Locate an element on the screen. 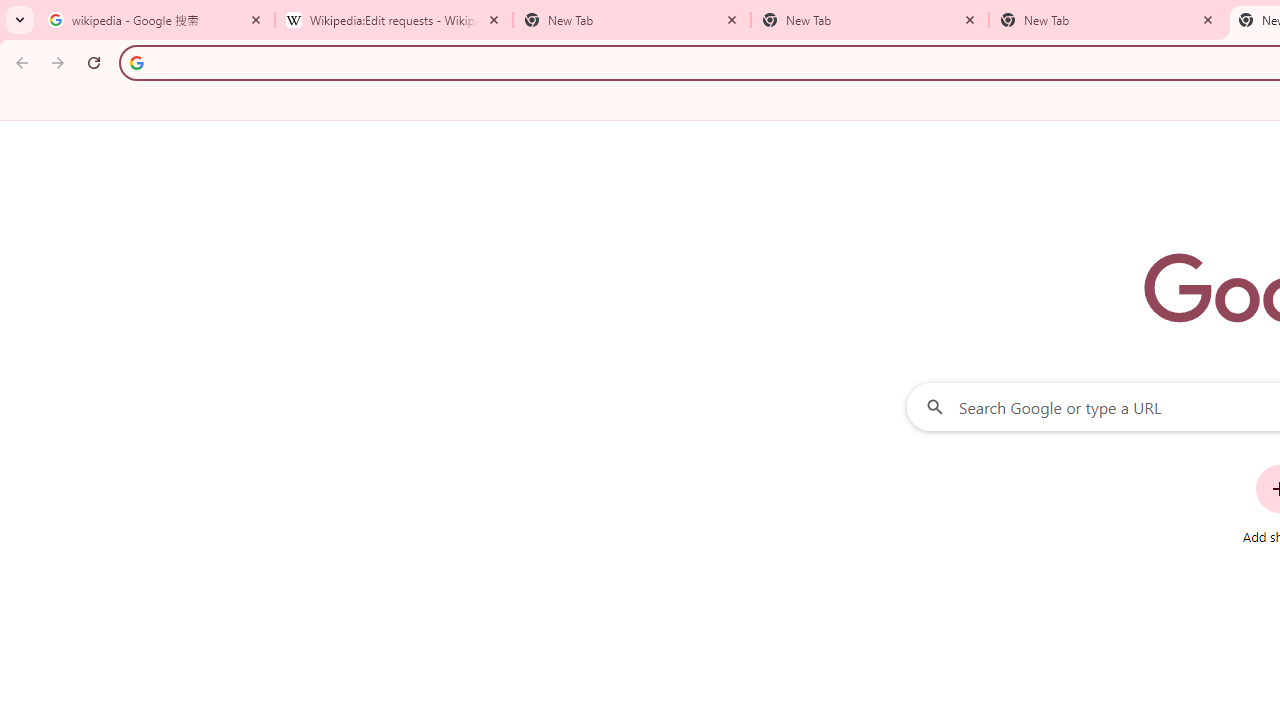 The width and height of the screenshot is (1280, 720). 'Search tabs' is located at coordinates (20, 20).